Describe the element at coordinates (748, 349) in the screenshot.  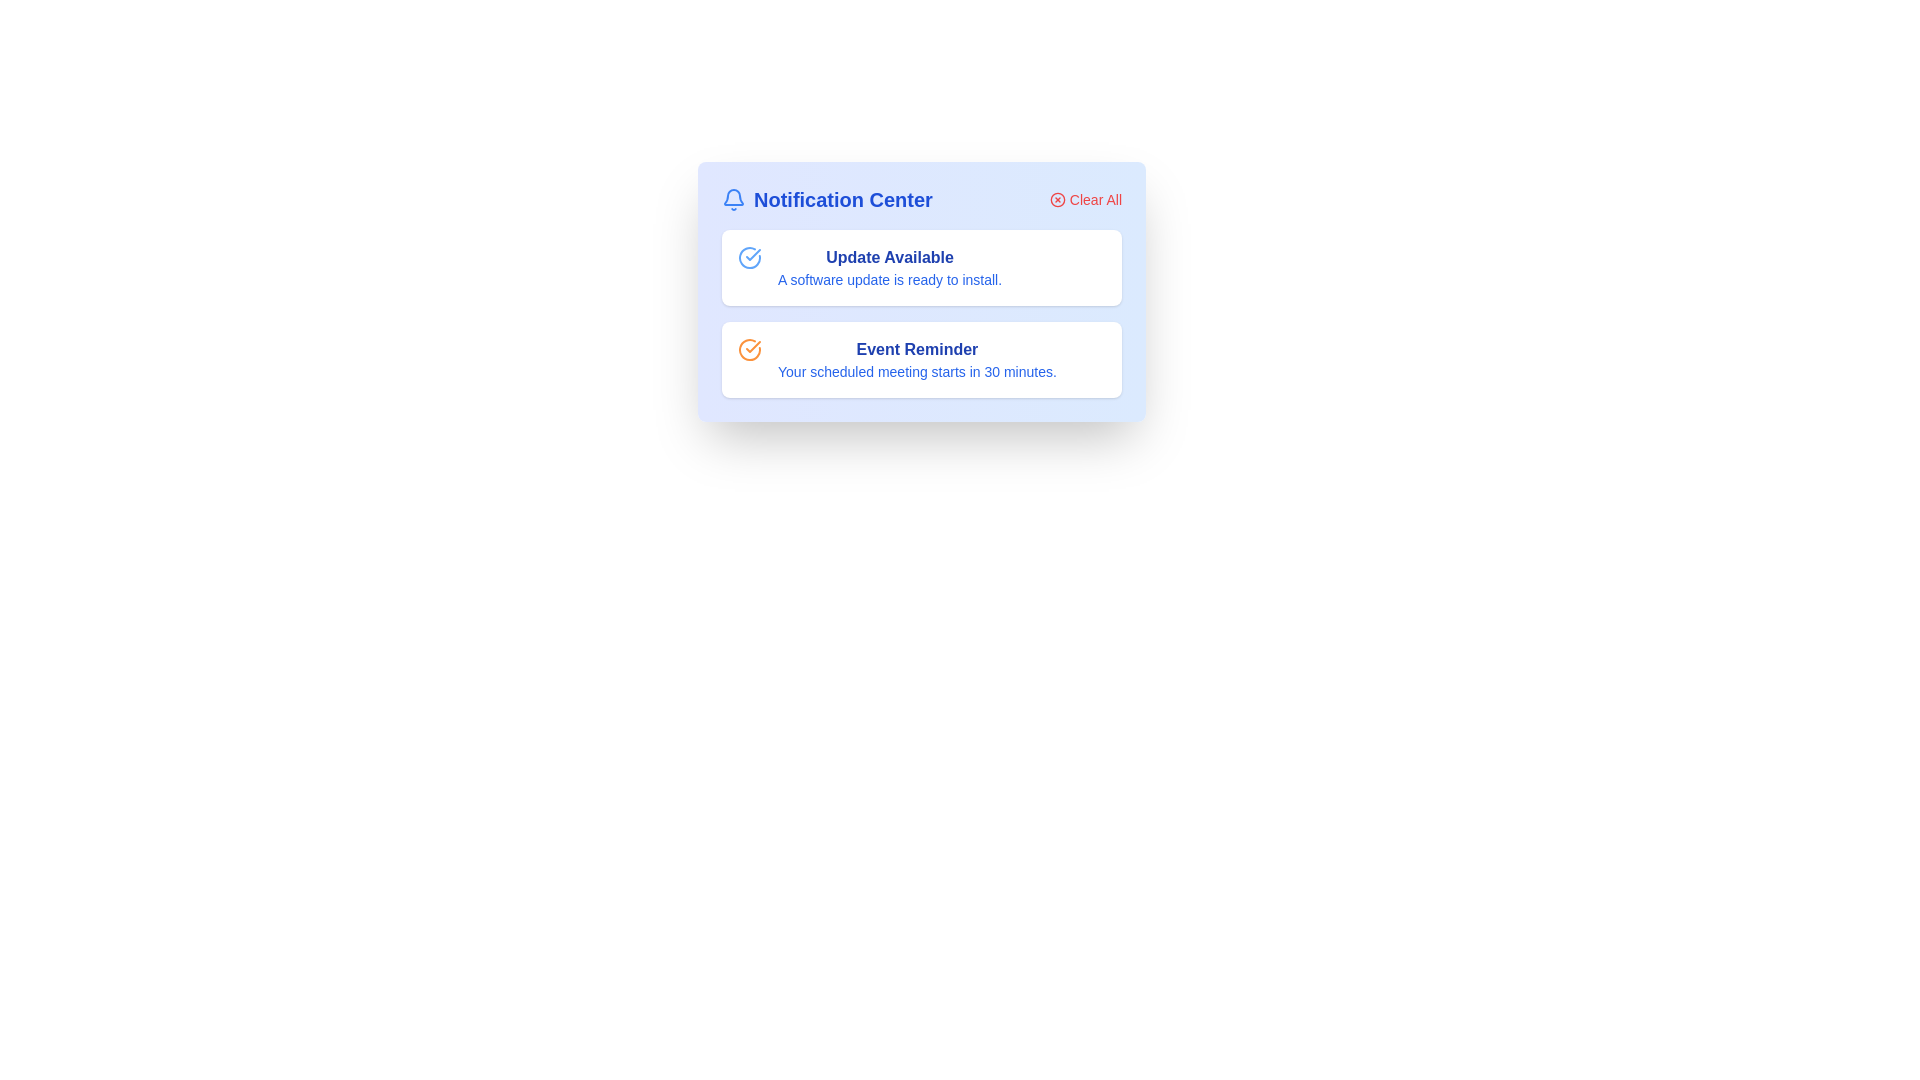
I see `the icon associated with the reminder text located in the lower section of the 'Notification Center' card, labeled 'Event Reminder'` at that location.